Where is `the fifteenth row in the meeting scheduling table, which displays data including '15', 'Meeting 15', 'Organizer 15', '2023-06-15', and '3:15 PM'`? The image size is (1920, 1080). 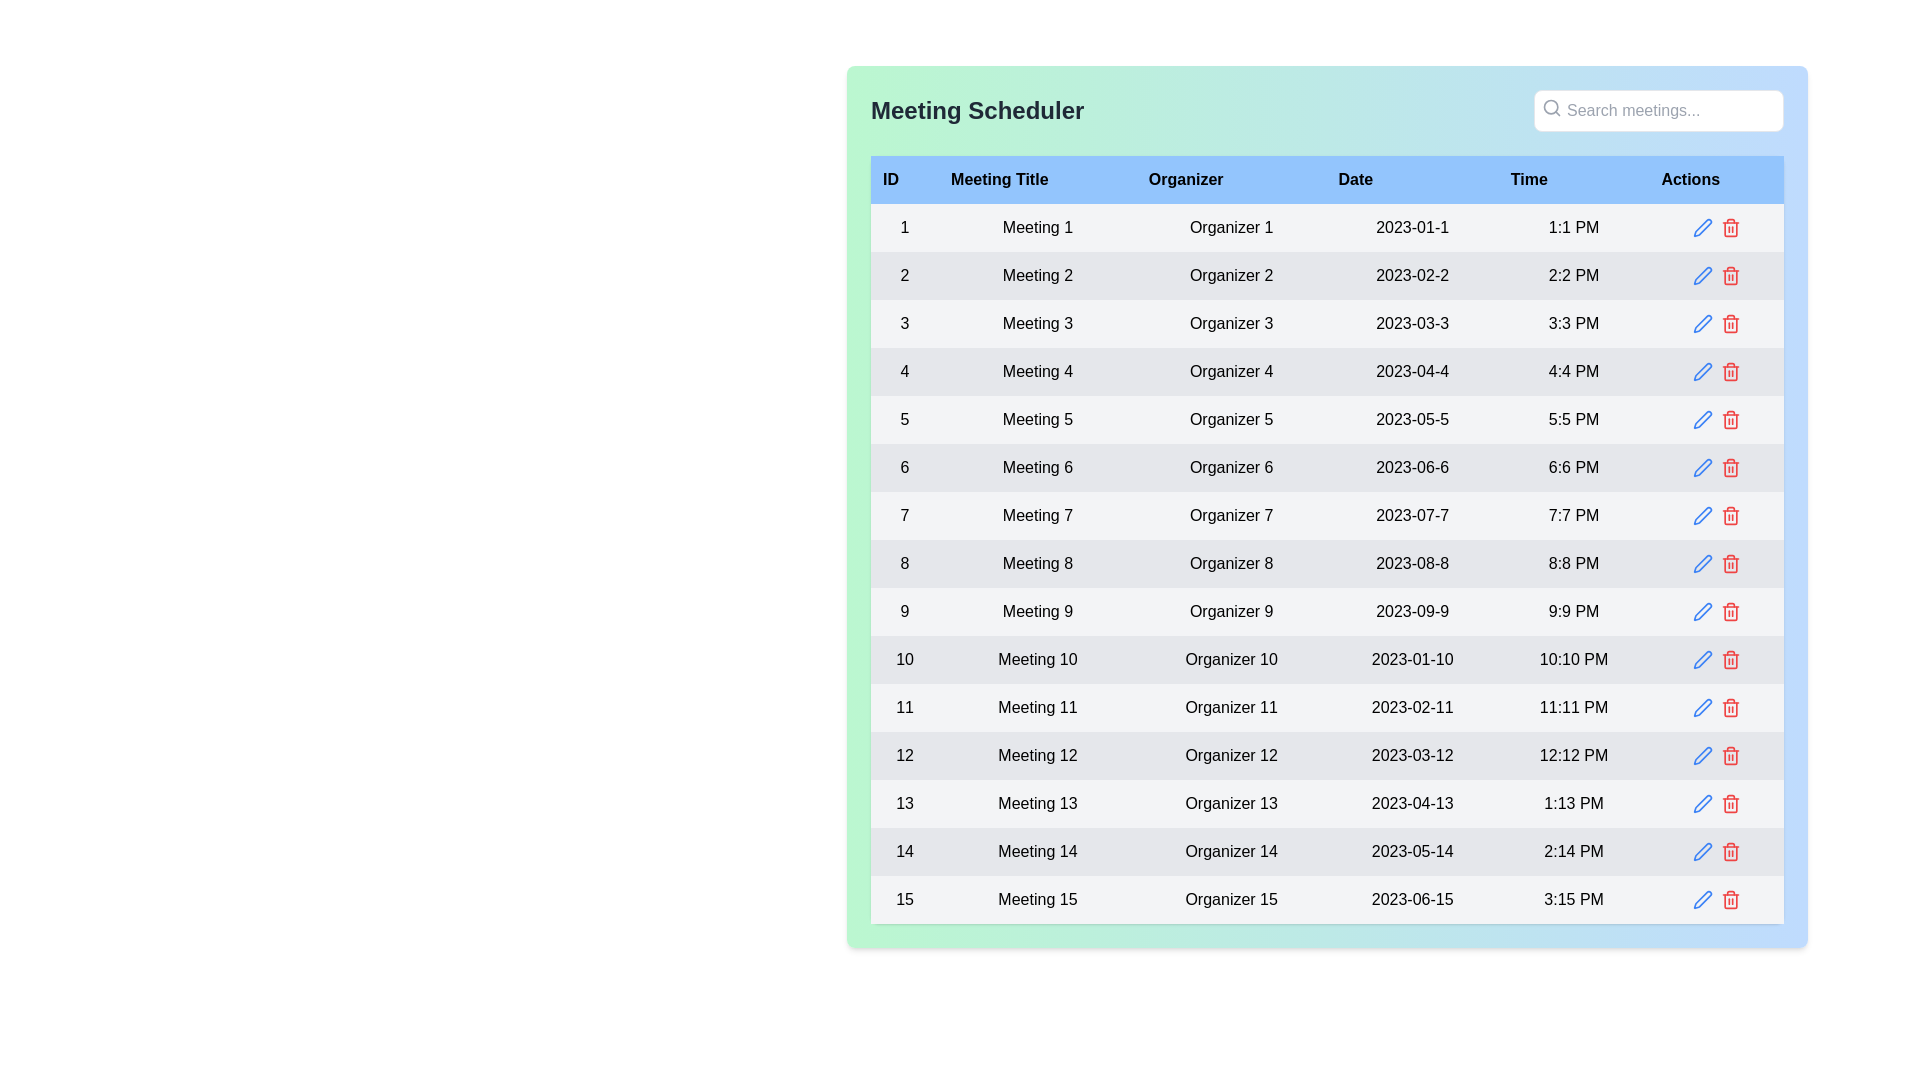 the fifteenth row in the meeting scheduling table, which displays data including '15', 'Meeting 15', 'Organizer 15', '2023-06-15', and '3:15 PM' is located at coordinates (1327, 898).